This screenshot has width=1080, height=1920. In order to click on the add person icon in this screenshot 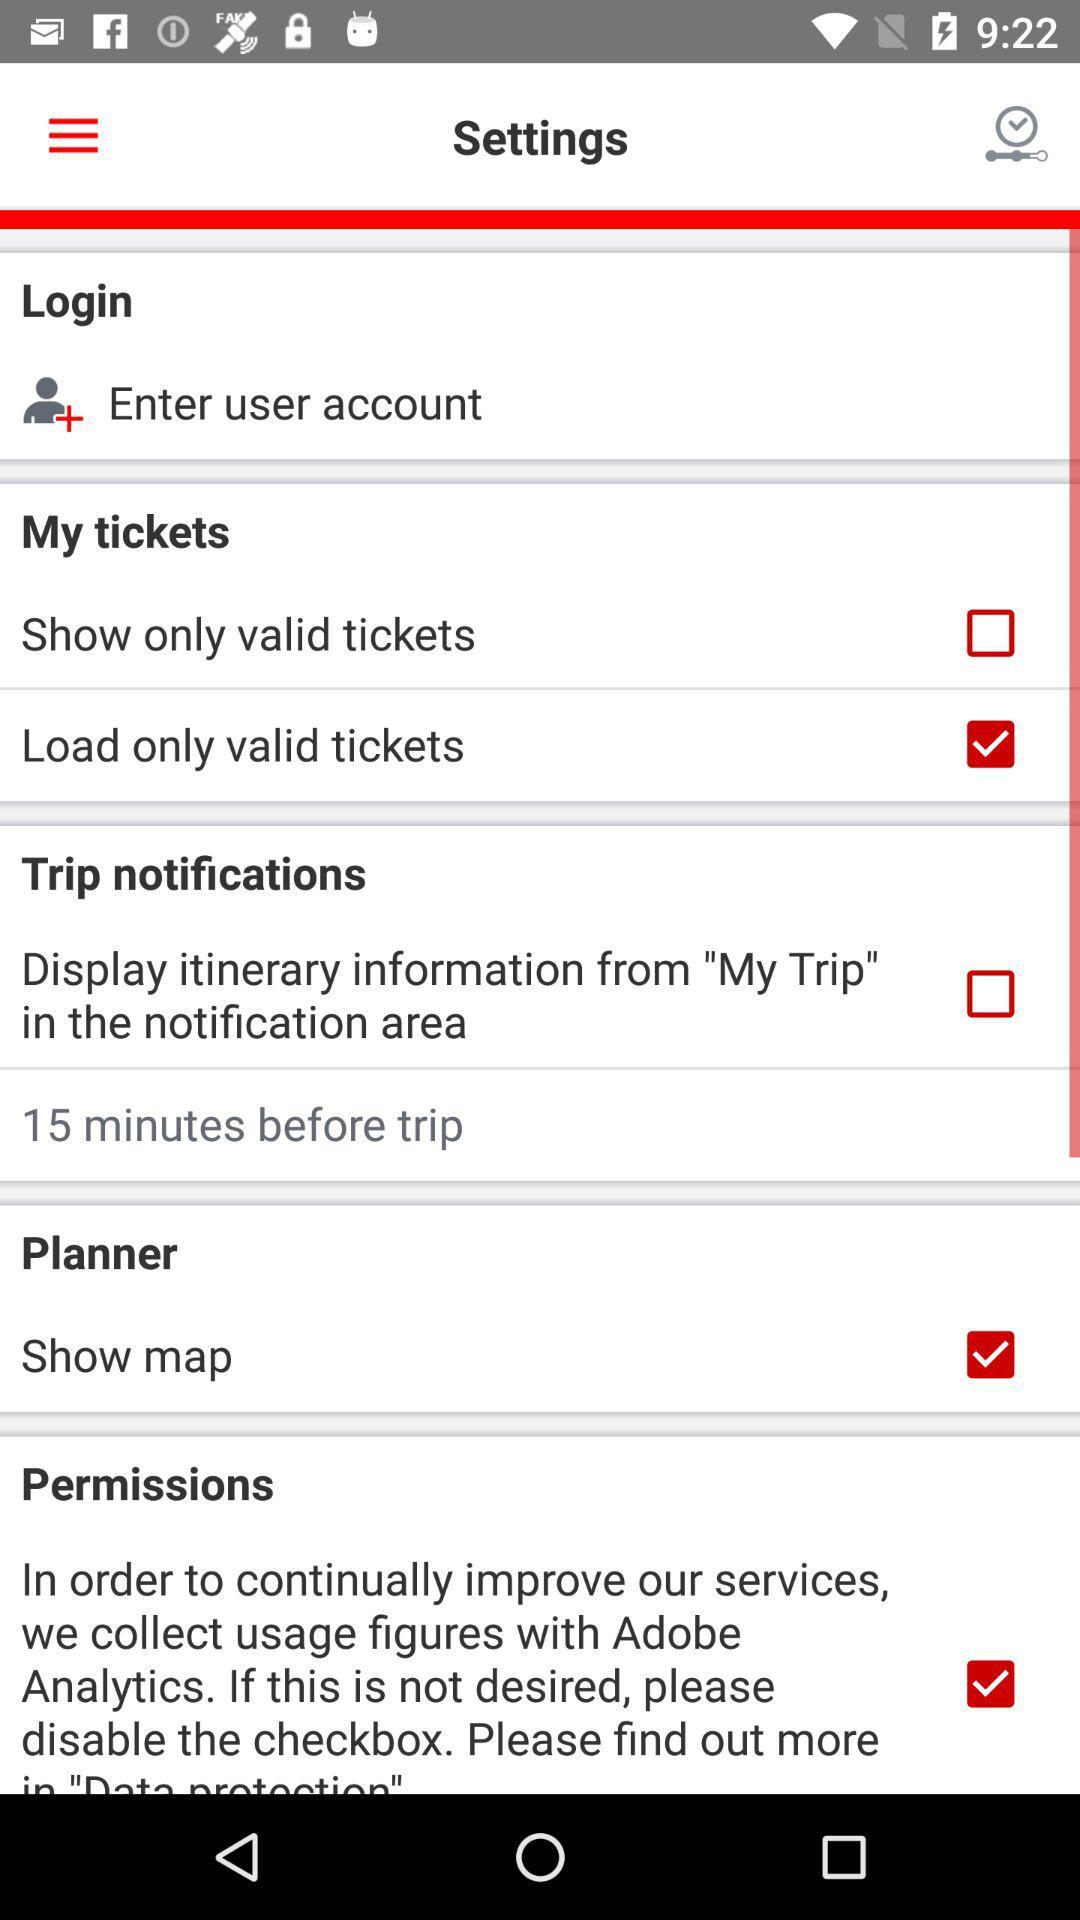, I will do `click(63, 401)`.